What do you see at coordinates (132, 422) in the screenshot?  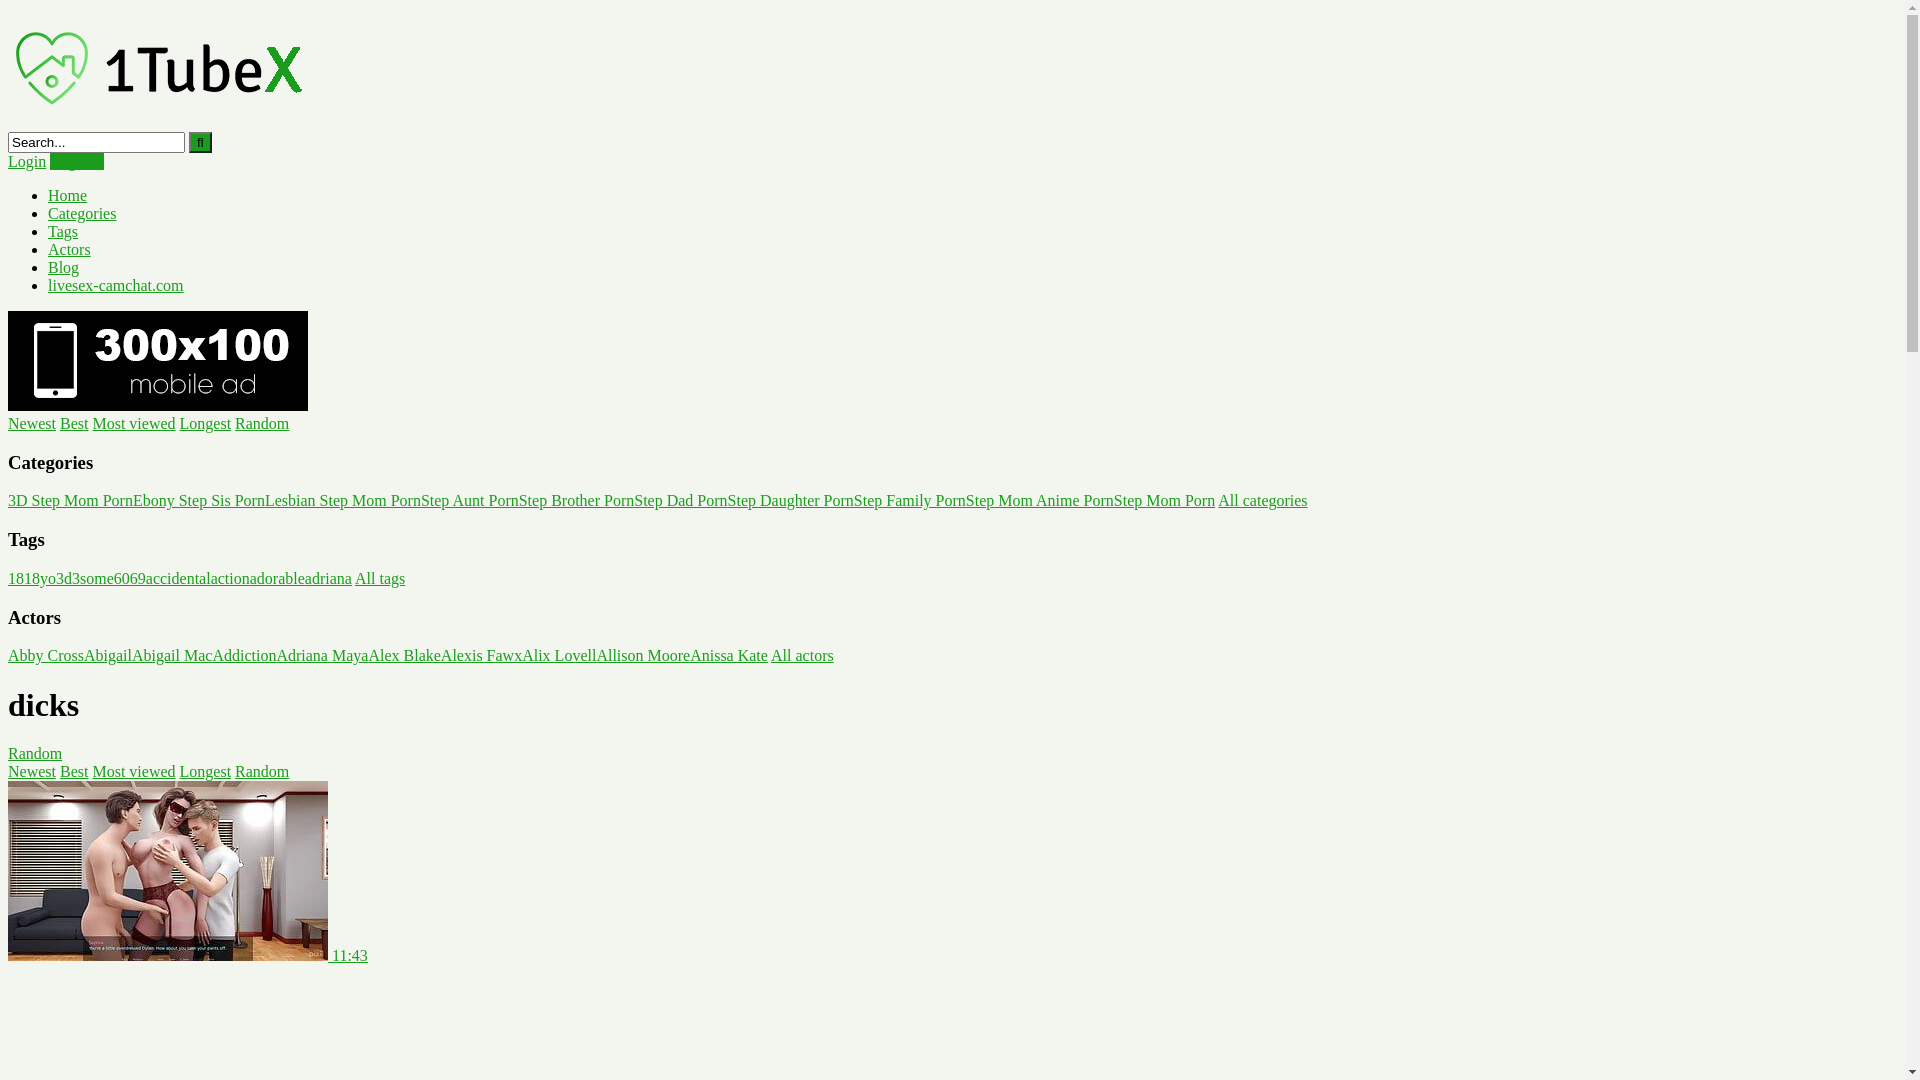 I see `'Most viewed'` at bounding box center [132, 422].